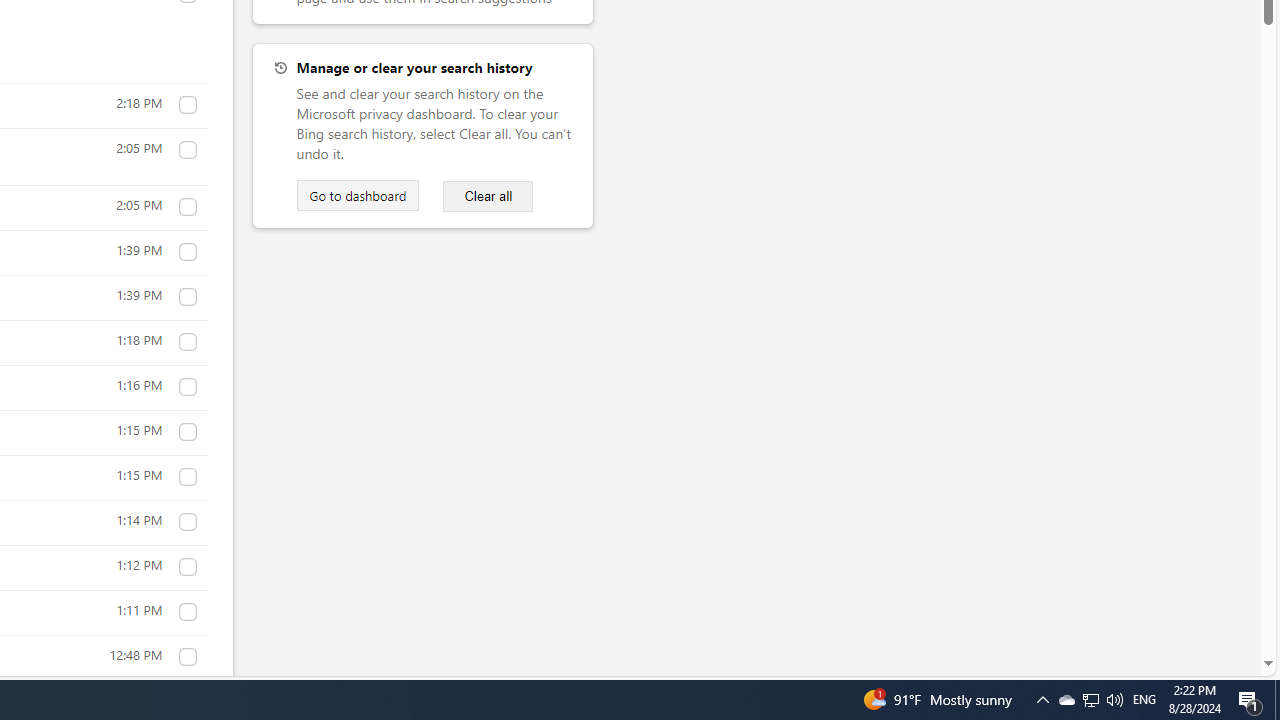  I want to click on 'Go to dashboard', so click(357, 195).